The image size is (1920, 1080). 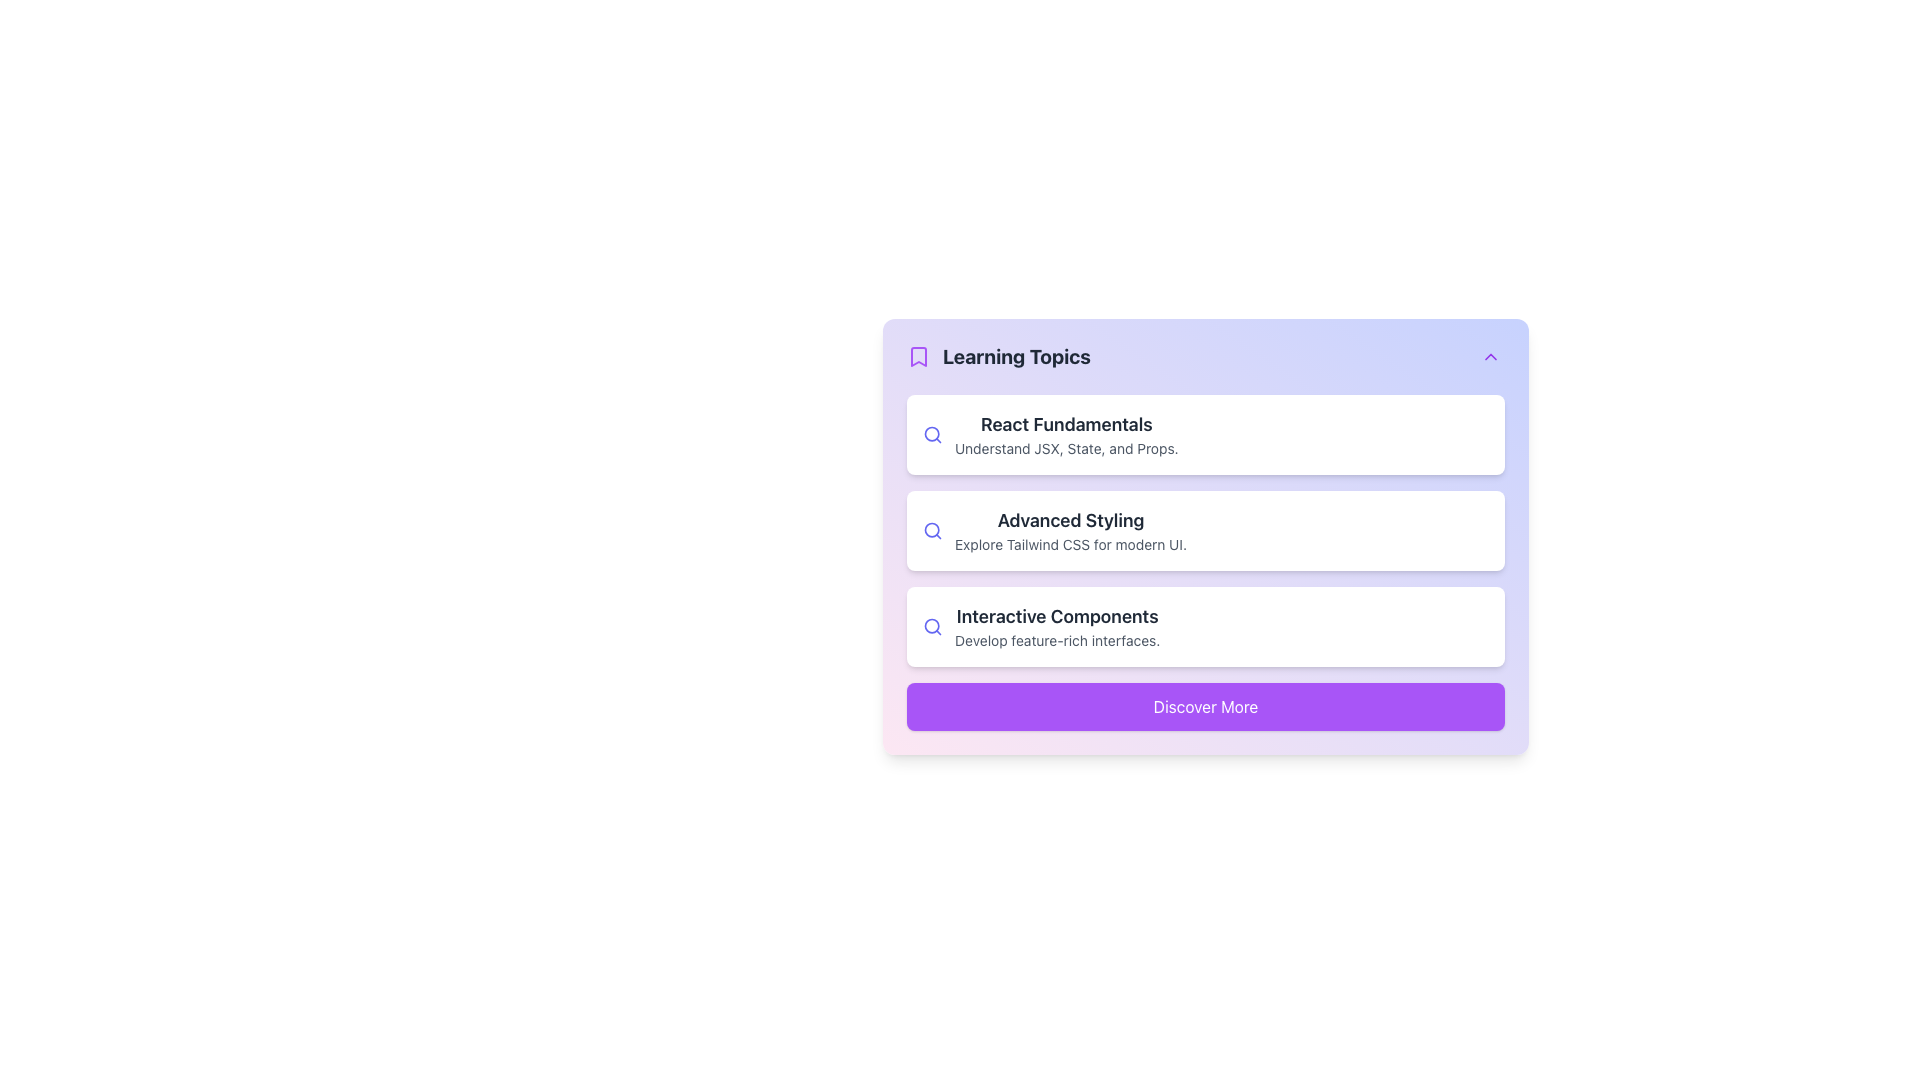 I want to click on the Text Label that serves as the title for a learning topic, positioned above the description text 'Understand JSX, State, and Props.', so click(x=1065, y=423).